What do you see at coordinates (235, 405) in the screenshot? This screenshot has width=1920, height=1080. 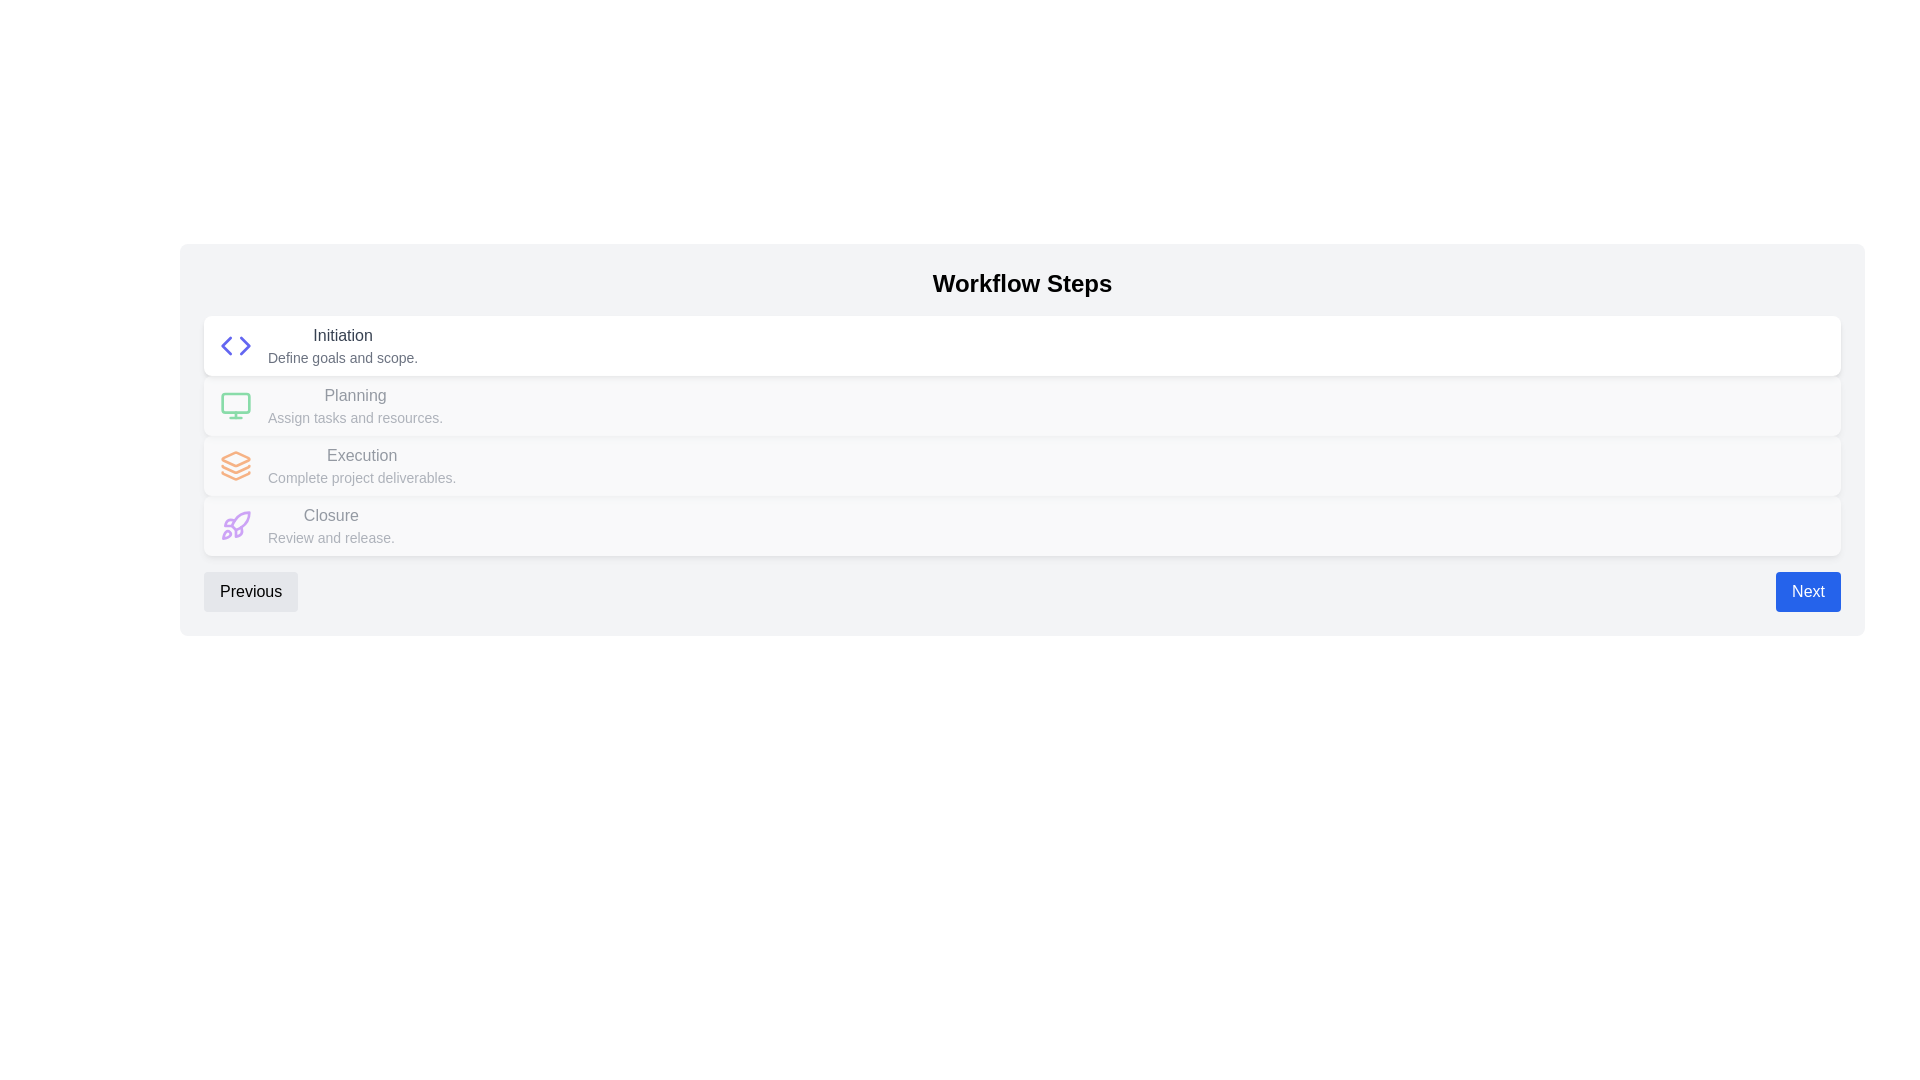 I see `the icon representing the concept of planning, which is located in the second row of a vertical list, preceding the text 'Planning'` at bounding box center [235, 405].